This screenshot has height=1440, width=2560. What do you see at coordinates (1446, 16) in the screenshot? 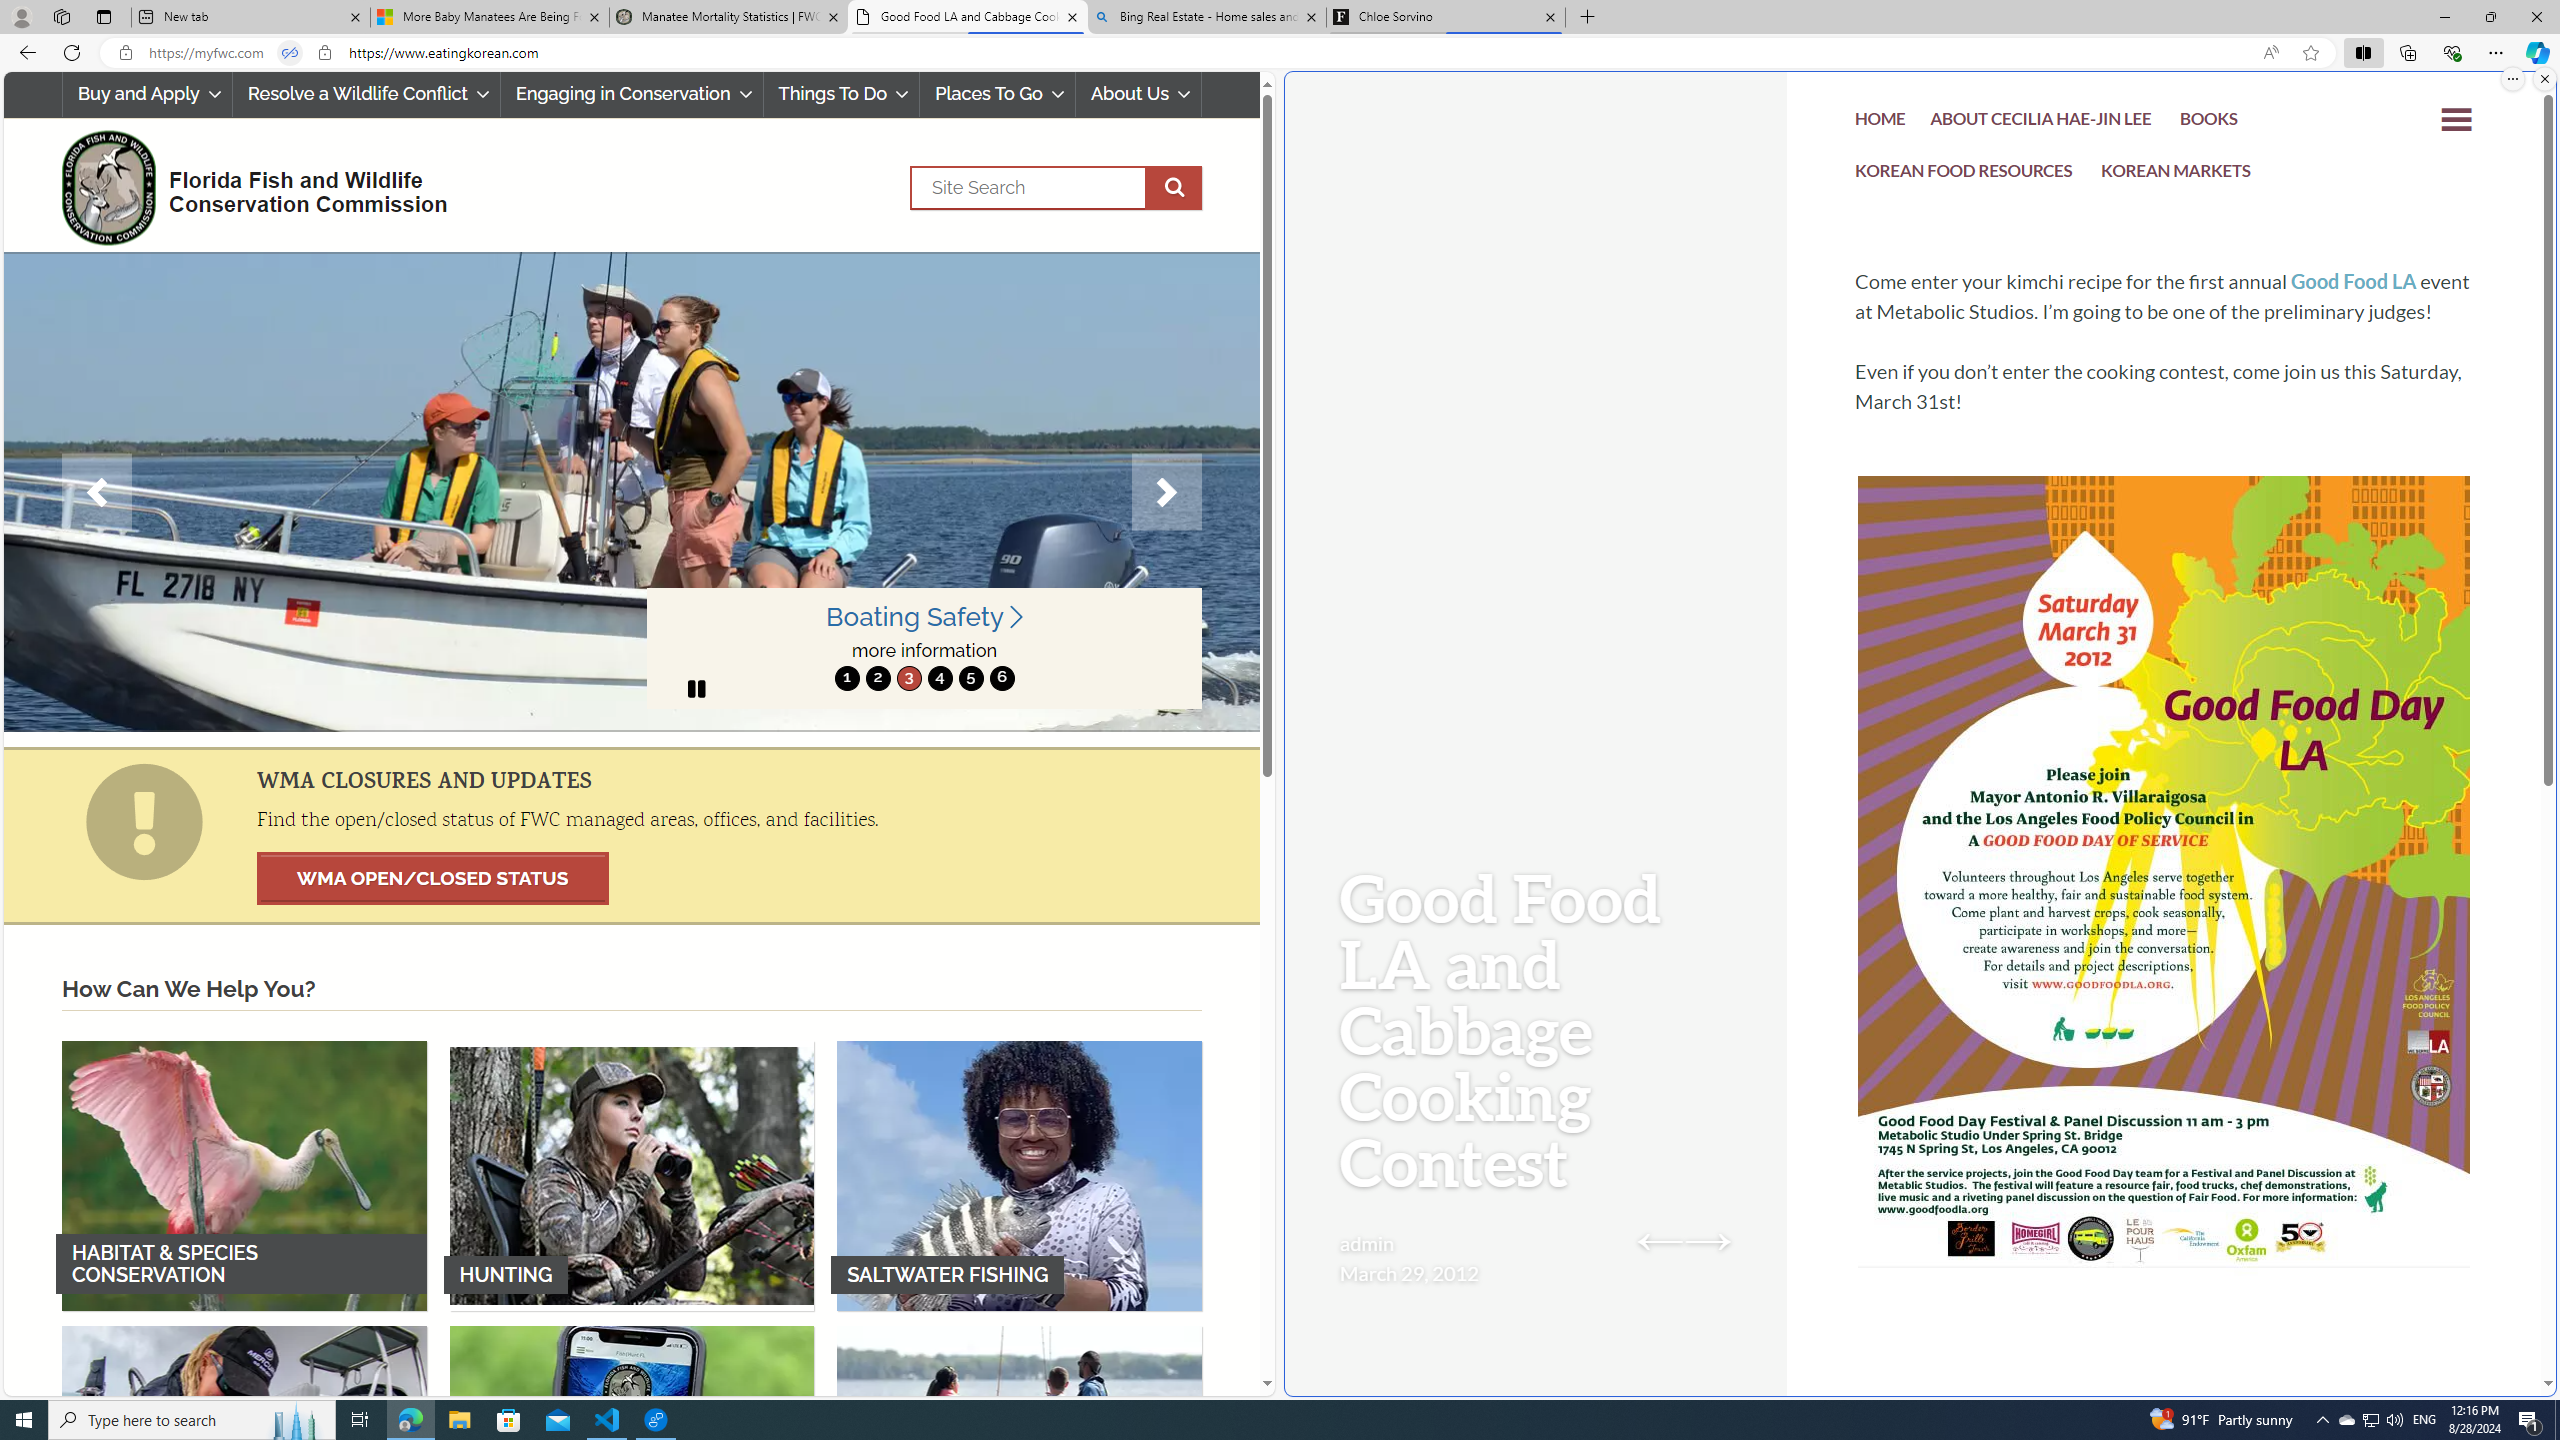
I see `'Chloe Sorvino'` at bounding box center [1446, 16].